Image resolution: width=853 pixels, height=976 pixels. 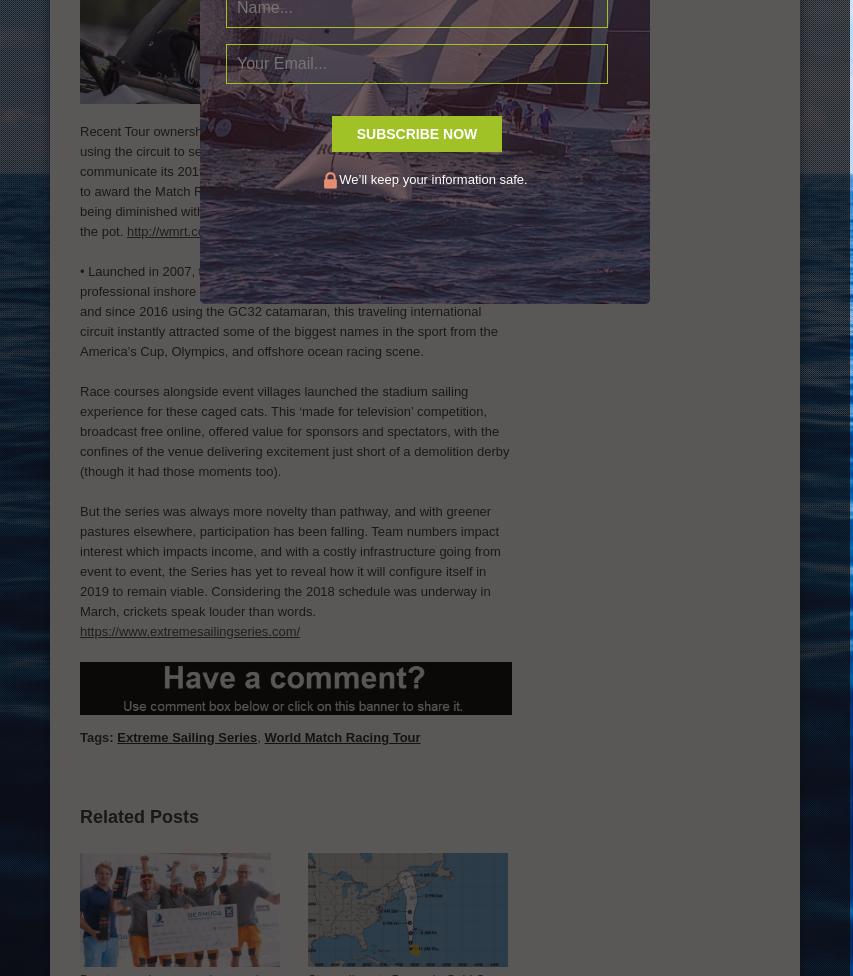 What do you see at coordinates (260, 736) in the screenshot?
I see `','` at bounding box center [260, 736].